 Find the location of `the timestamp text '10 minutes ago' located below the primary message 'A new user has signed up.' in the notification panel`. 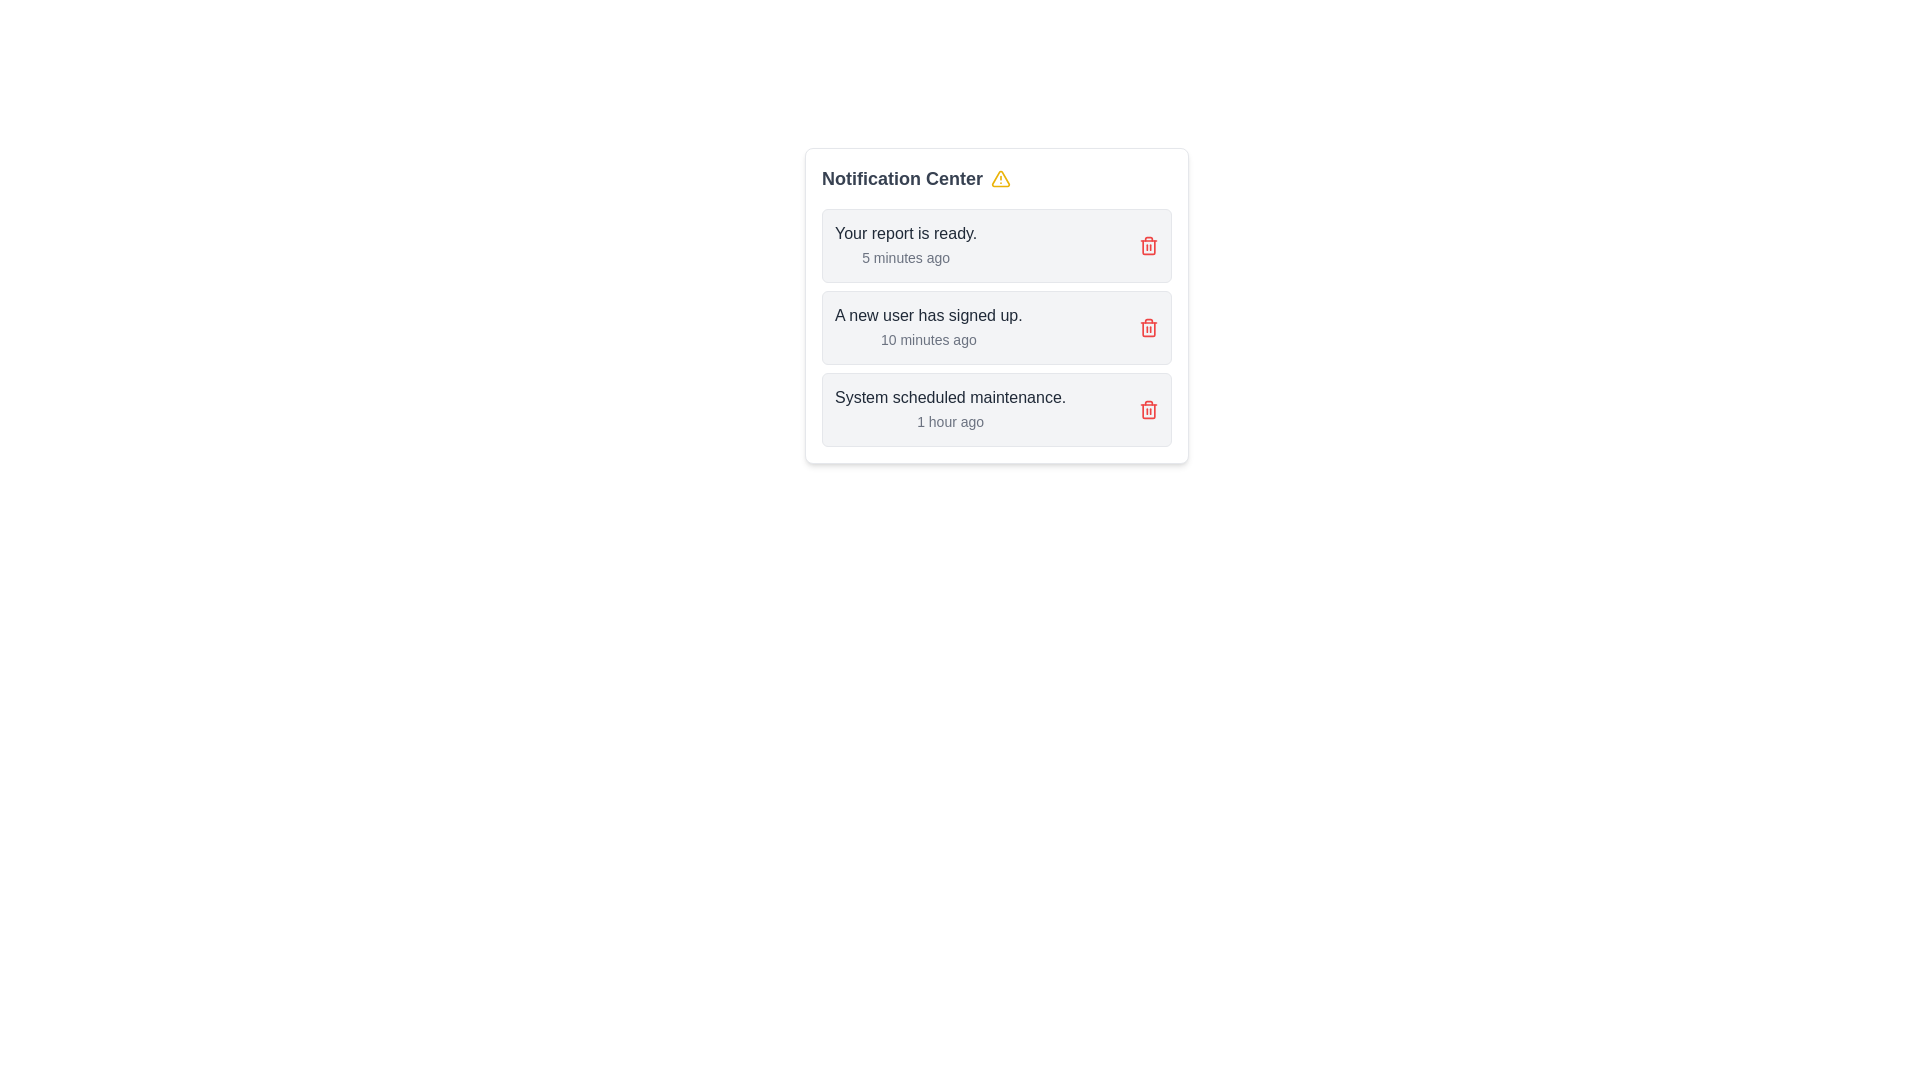

the timestamp text '10 minutes ago' located below the primary message 'A new user has signed up.' in the notification panel is located at coordinates (927, 338).